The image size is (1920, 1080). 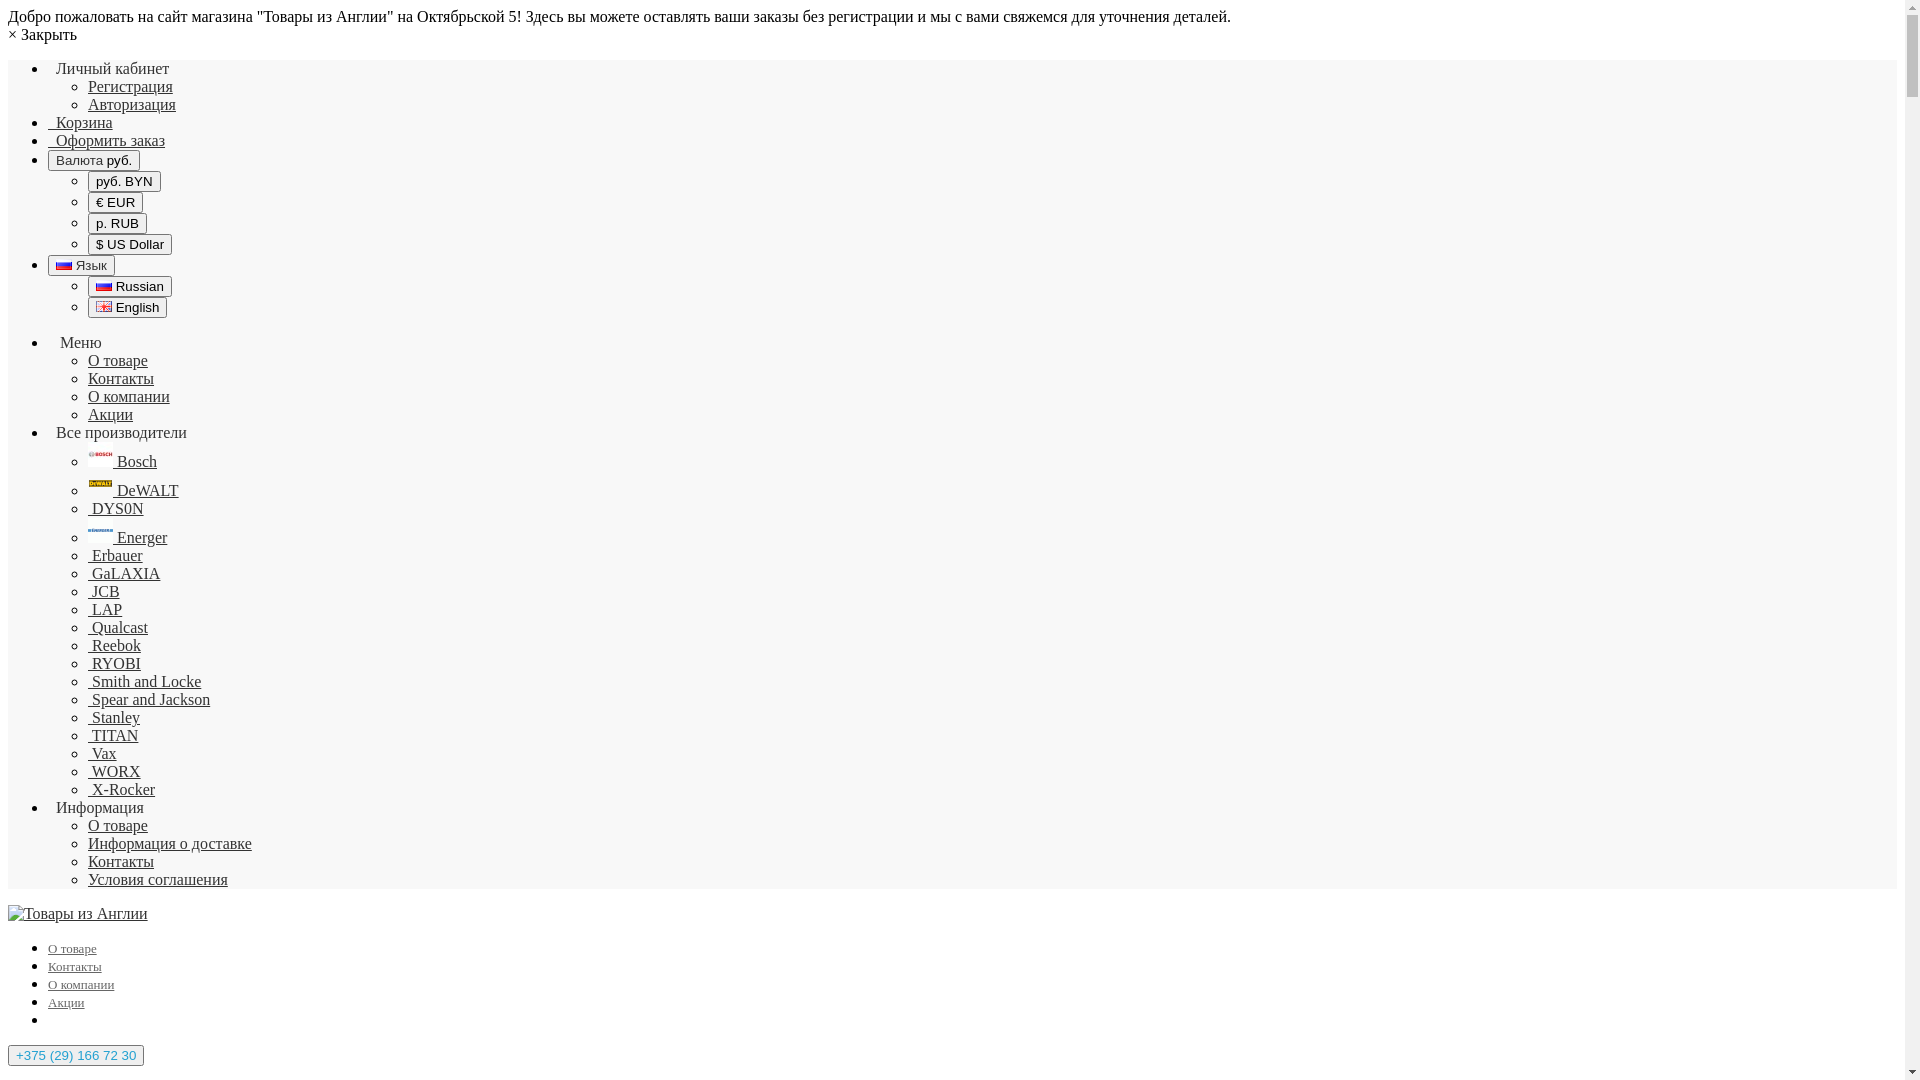 What do you see at coordinates (113, 716) in the screenshot?
I see `'Stanley'` at bounding box center [113, 716].